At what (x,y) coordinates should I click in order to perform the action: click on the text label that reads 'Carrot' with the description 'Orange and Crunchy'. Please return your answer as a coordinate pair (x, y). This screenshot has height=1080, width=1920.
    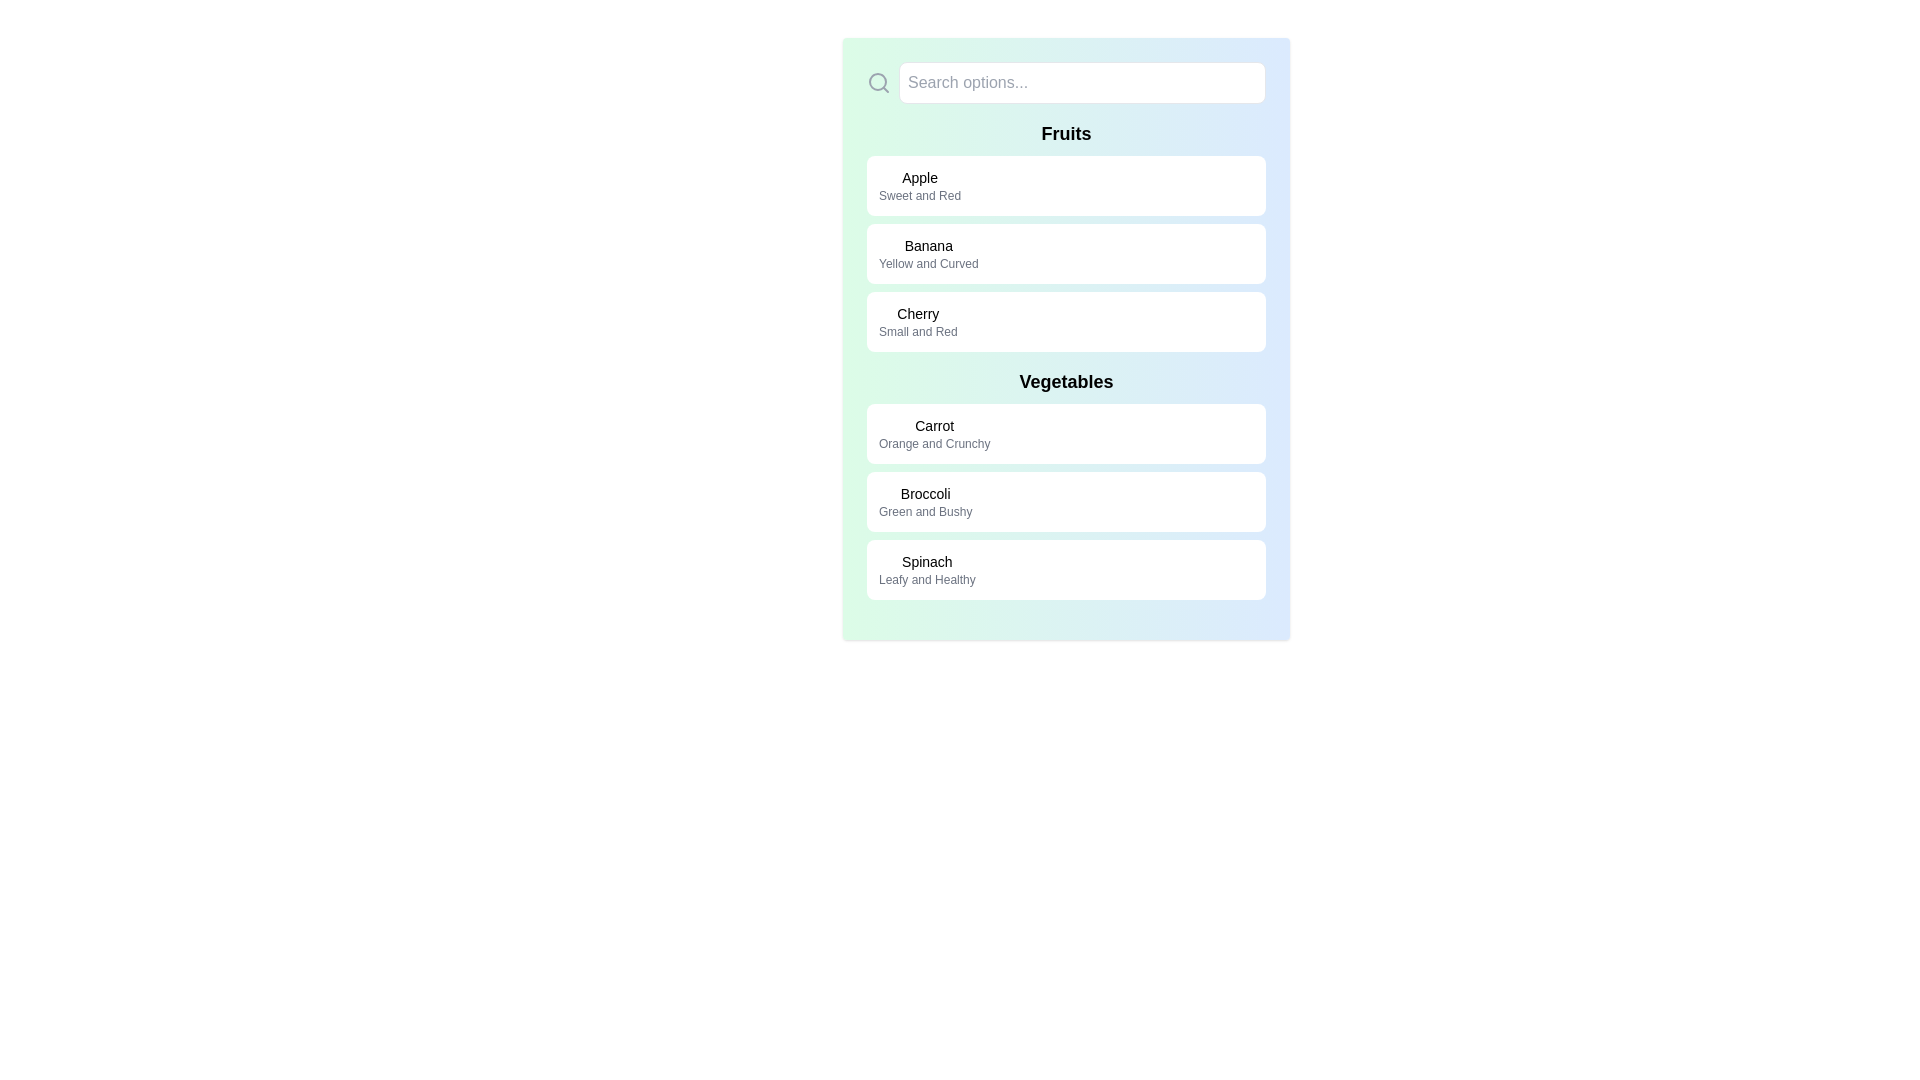
    Looking at the image, I should click on (933, 433).